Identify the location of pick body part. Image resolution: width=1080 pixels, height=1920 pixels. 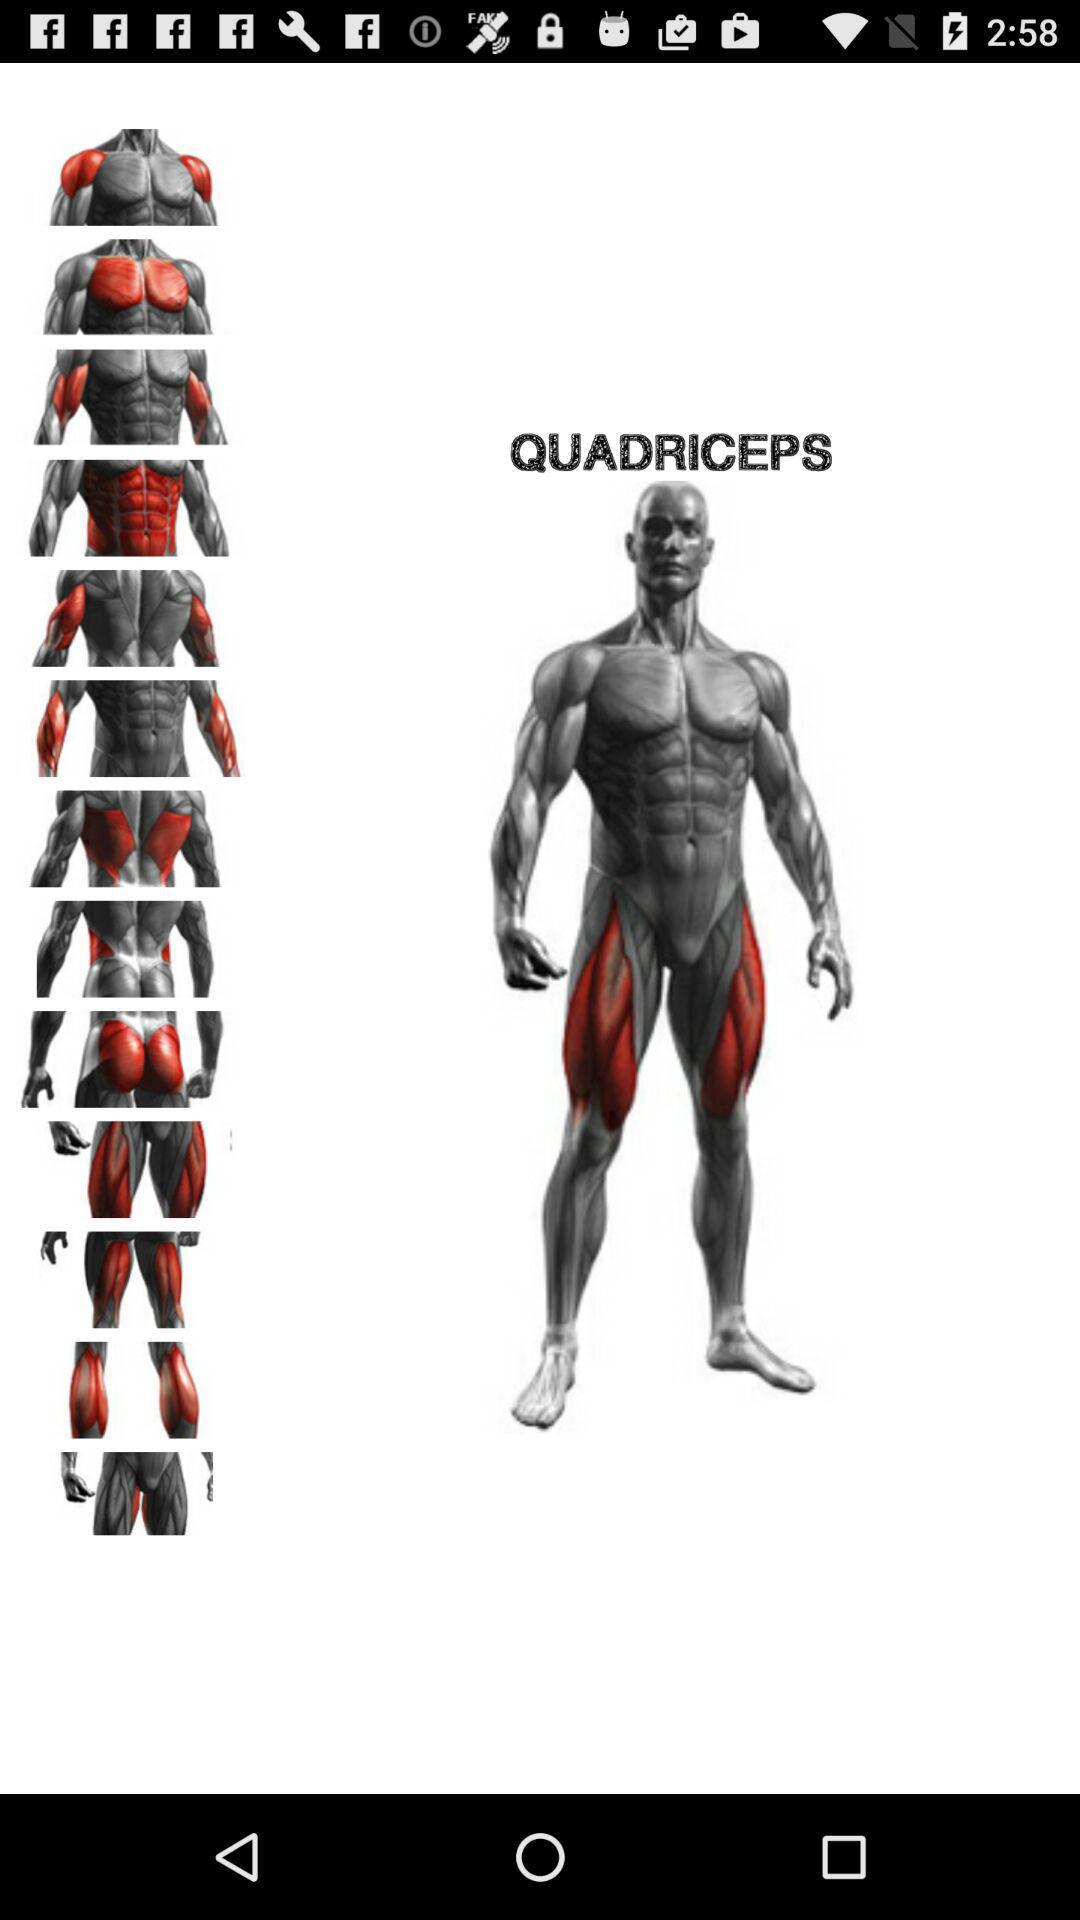
(131, 720).